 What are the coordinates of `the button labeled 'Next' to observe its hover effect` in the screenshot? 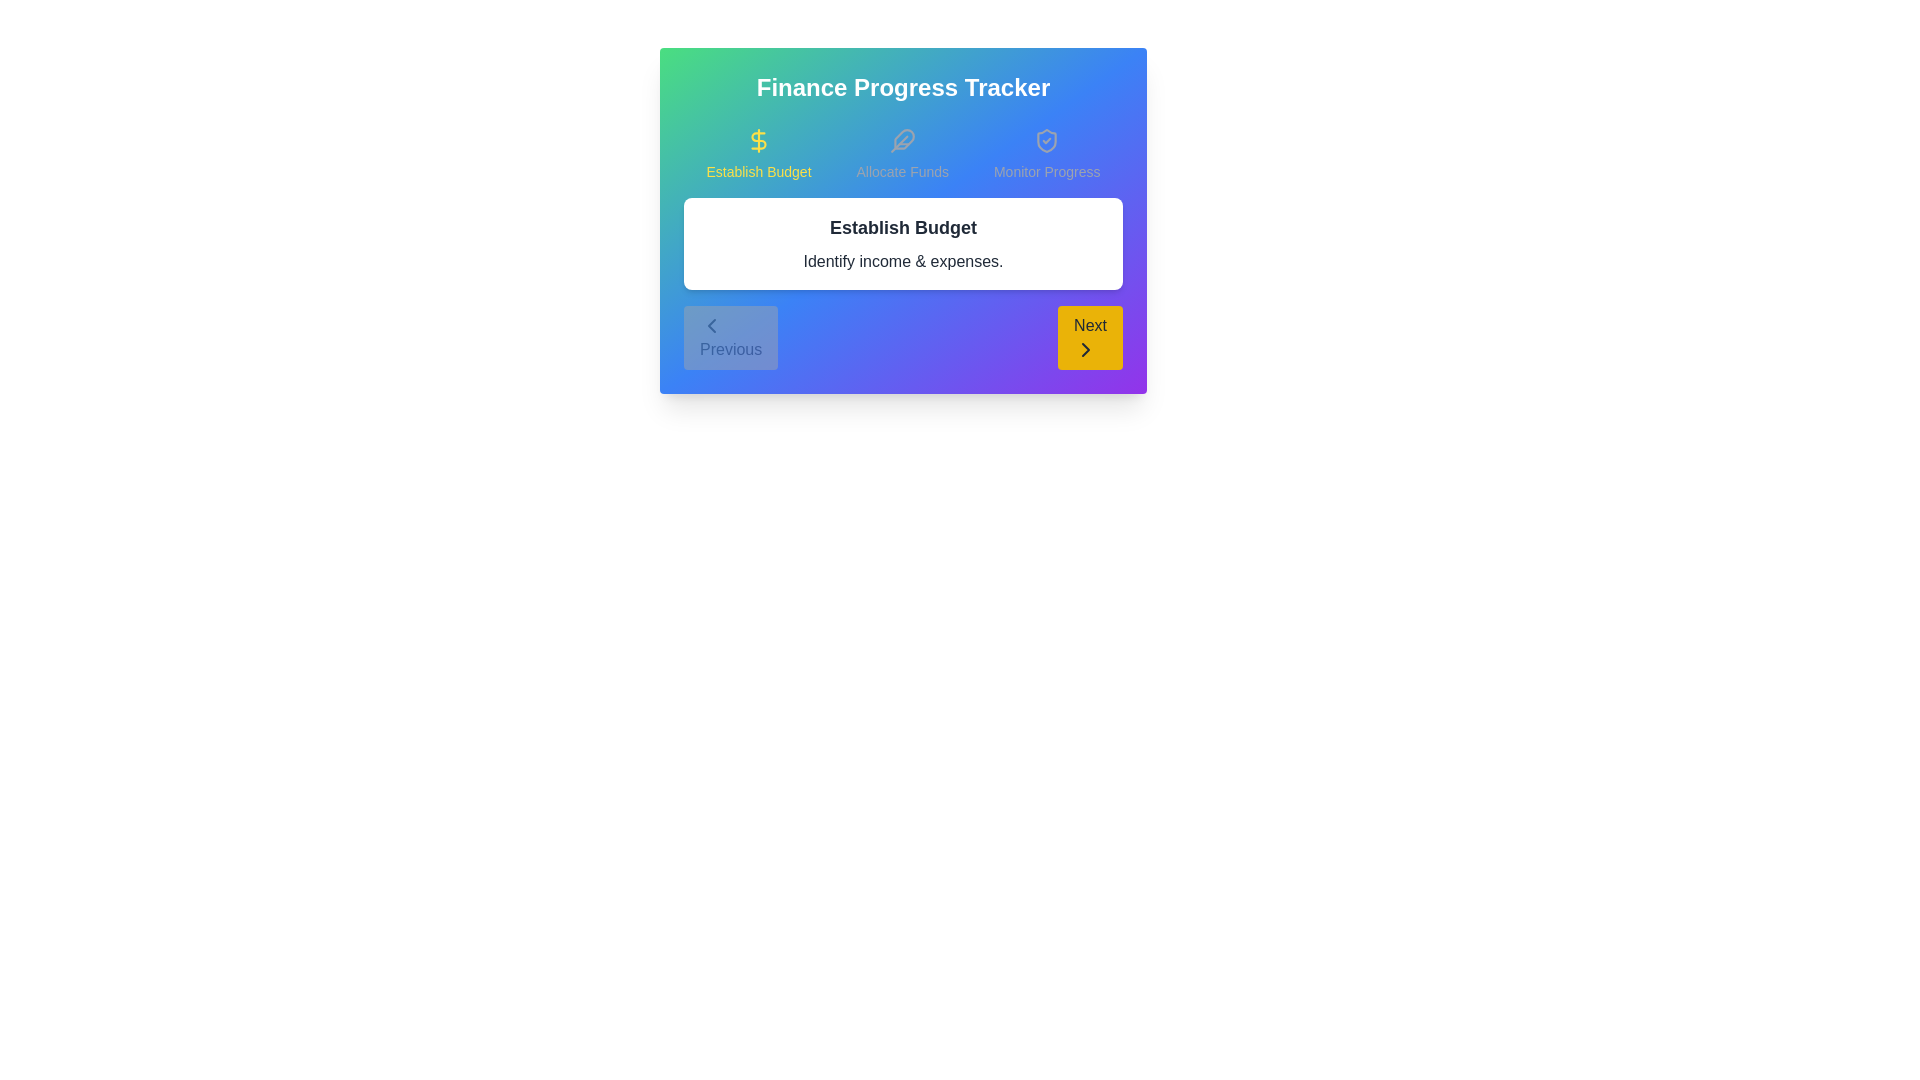 It's located at (1089, 337).